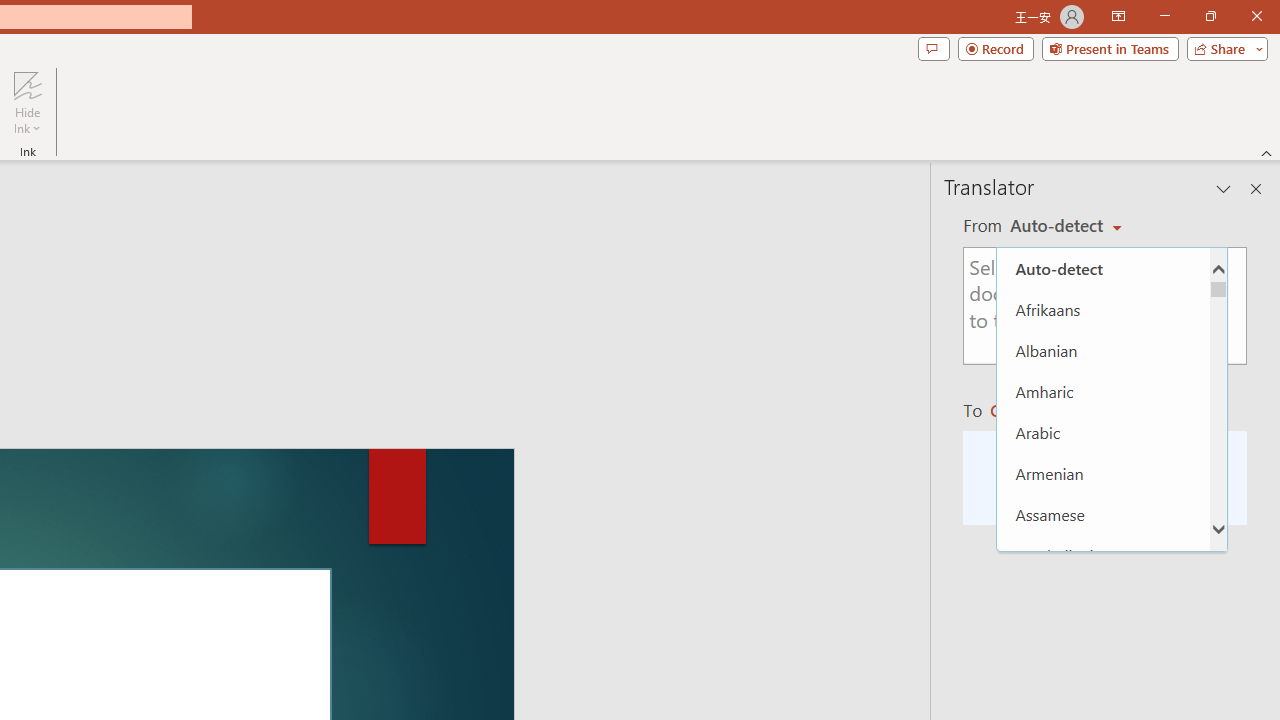  What do you see at coordinates (1102, 513) in the screenshot?
I see `'Assamese'` at bounding box center [1102, 513].